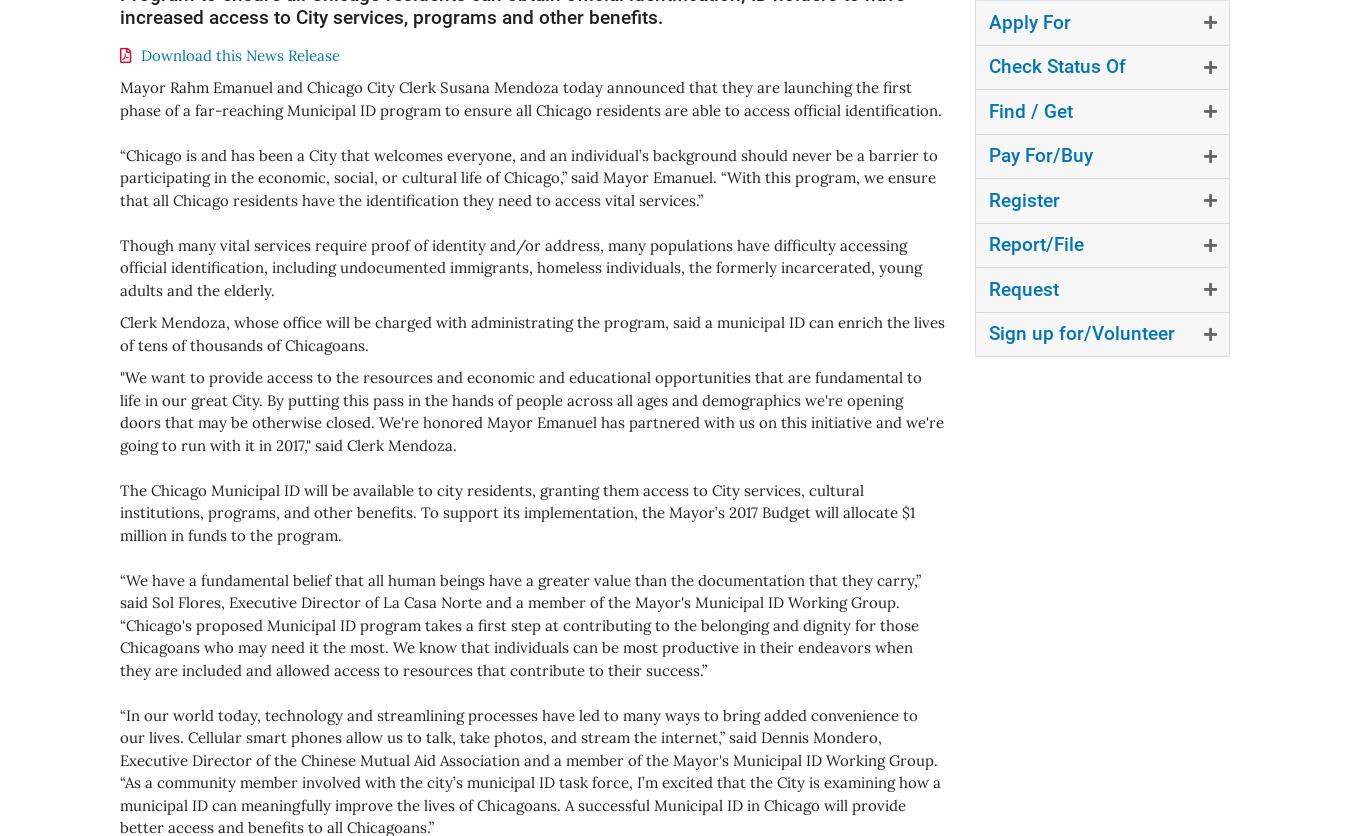 The image size is (1350, 836). I want to click on 'Download this News Release', so click(239, 54).